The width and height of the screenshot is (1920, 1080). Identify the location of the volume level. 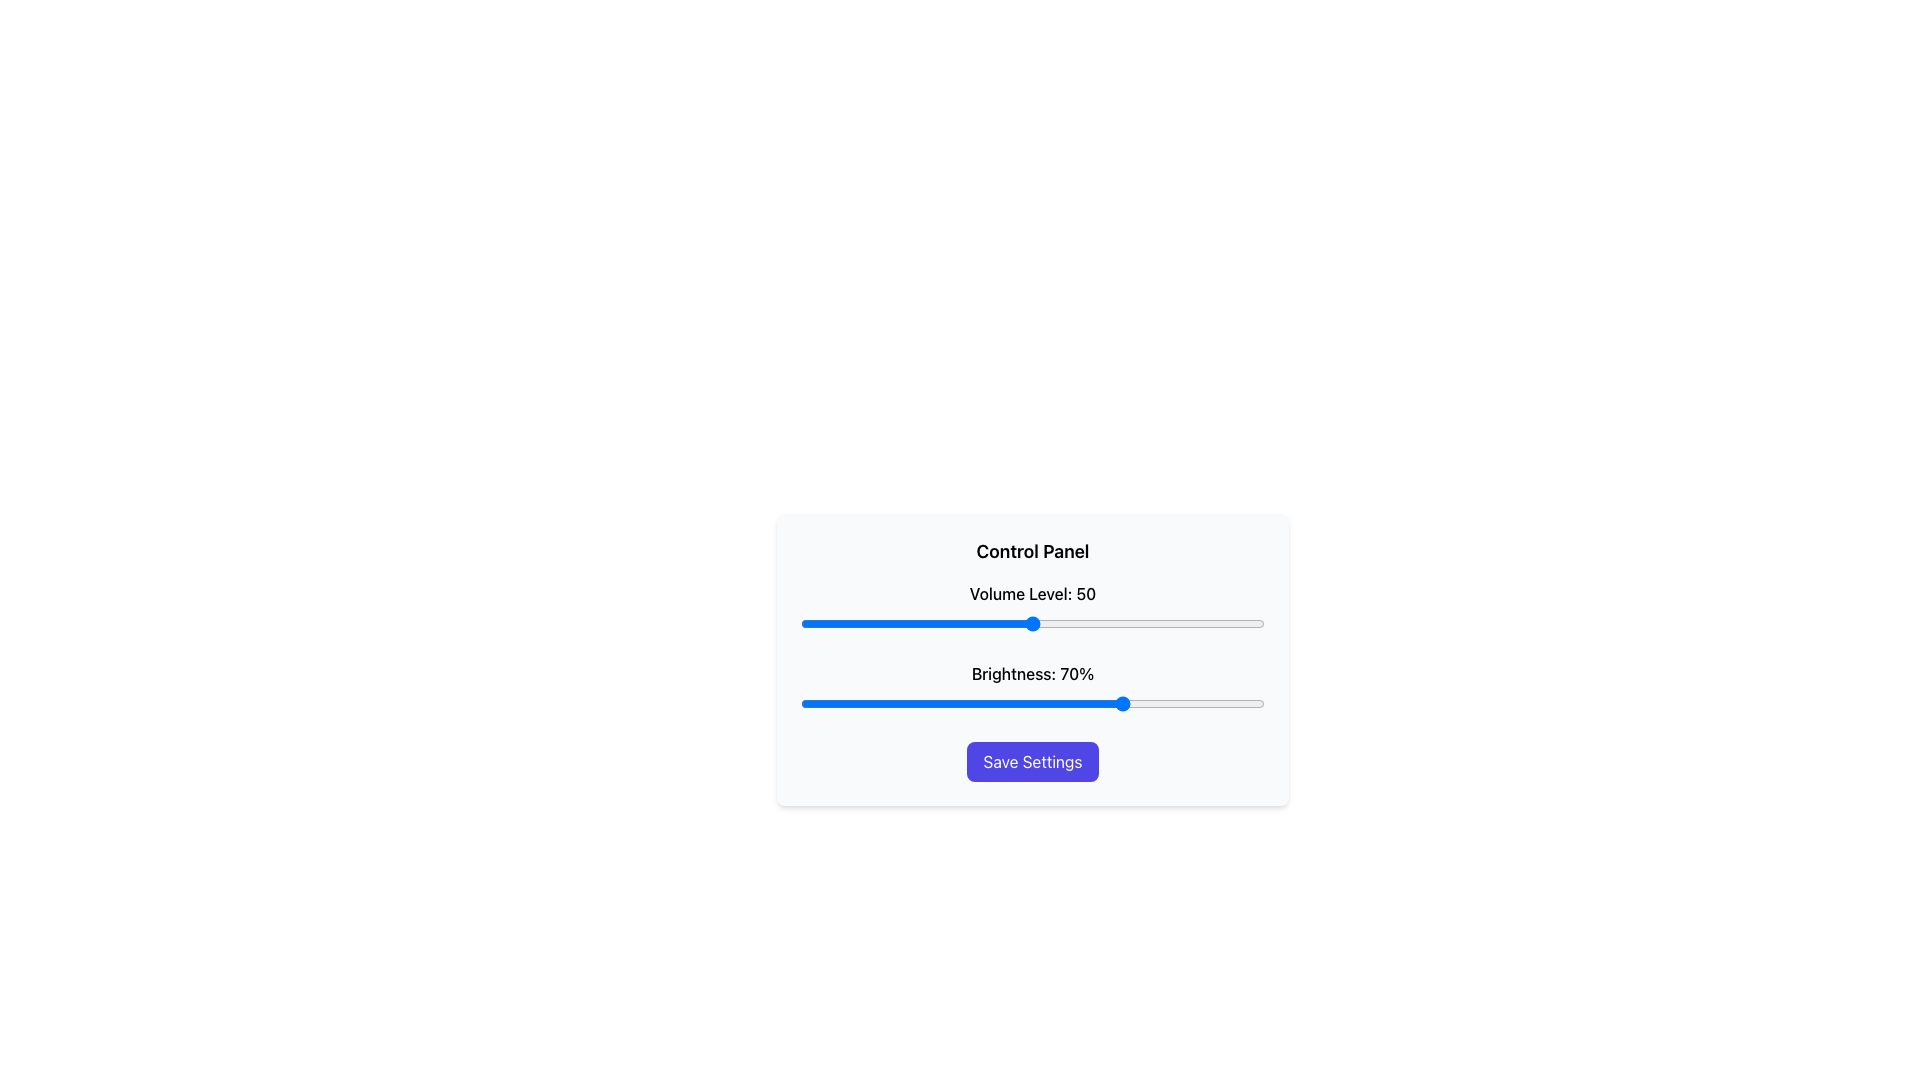
(861, 623).